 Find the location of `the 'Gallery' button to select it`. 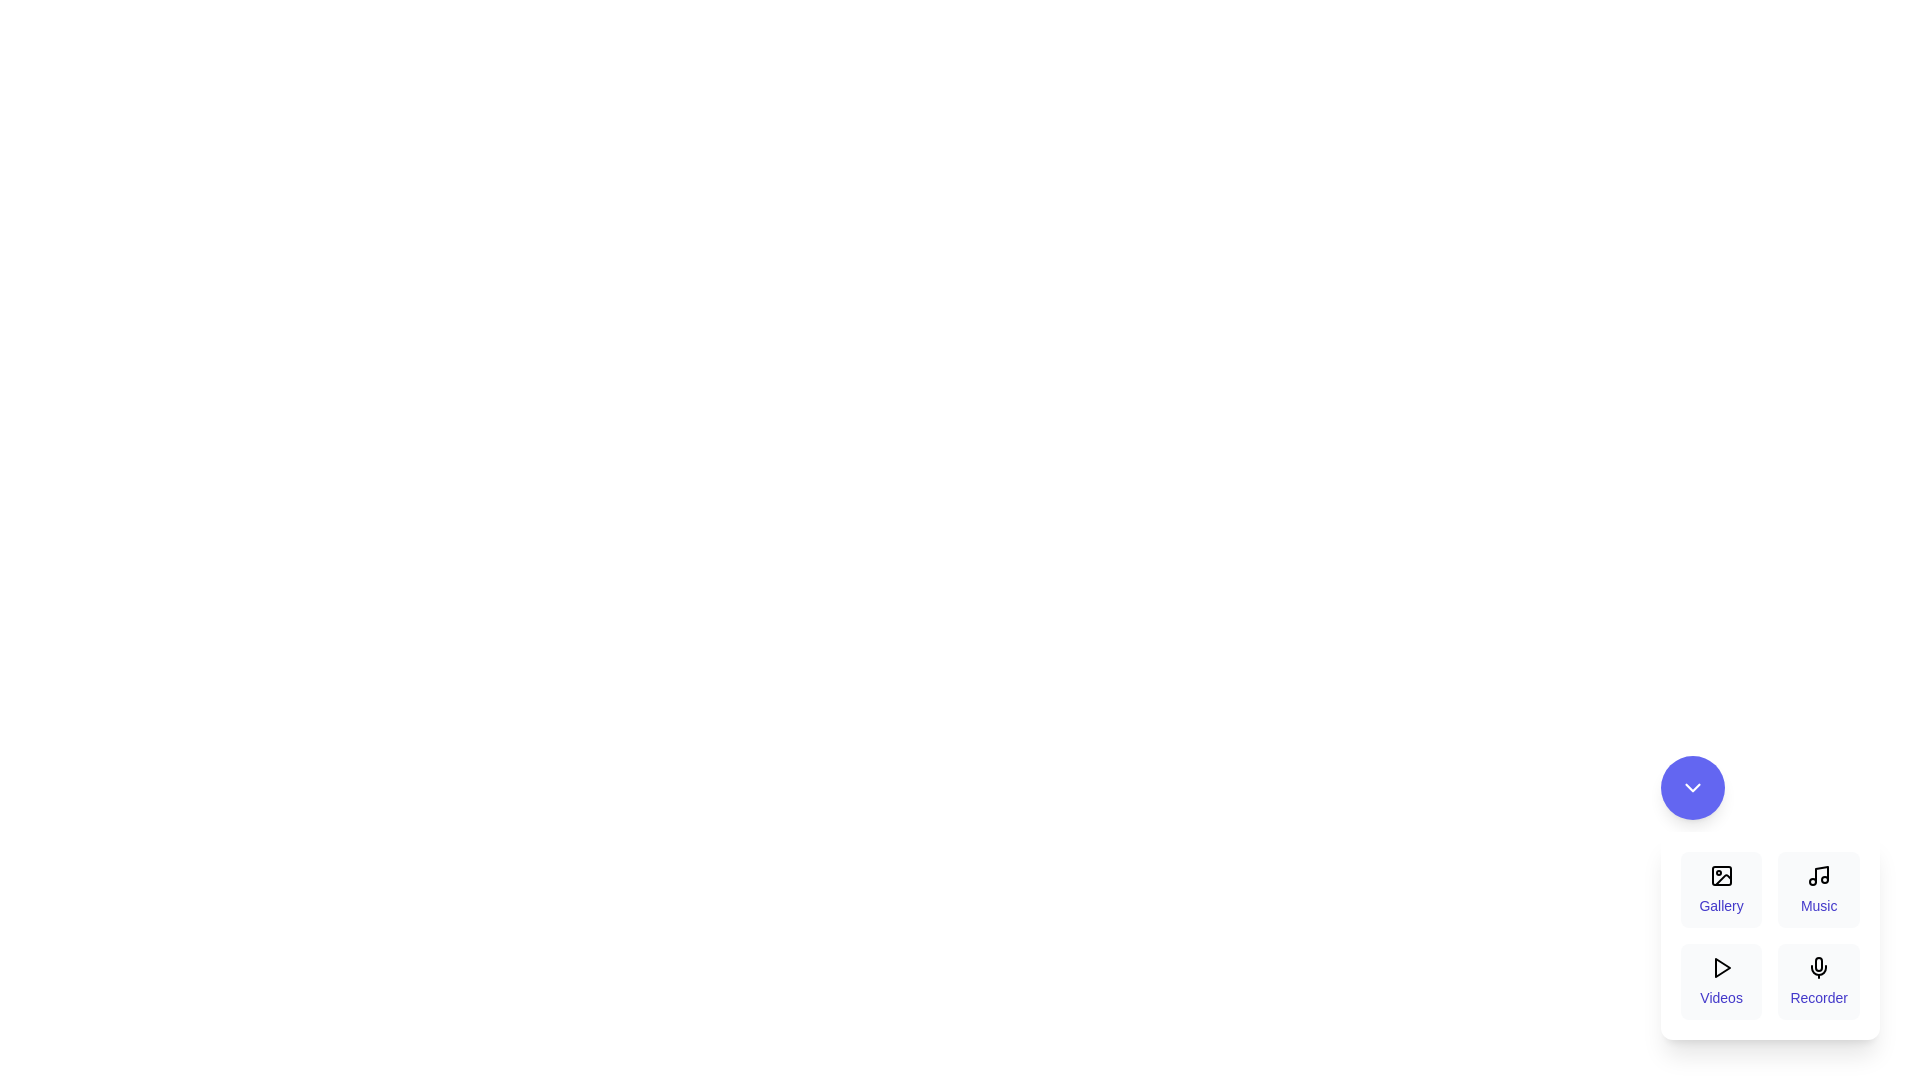

the 'Gallery' button to select it is located at coordinates (1720, 889).